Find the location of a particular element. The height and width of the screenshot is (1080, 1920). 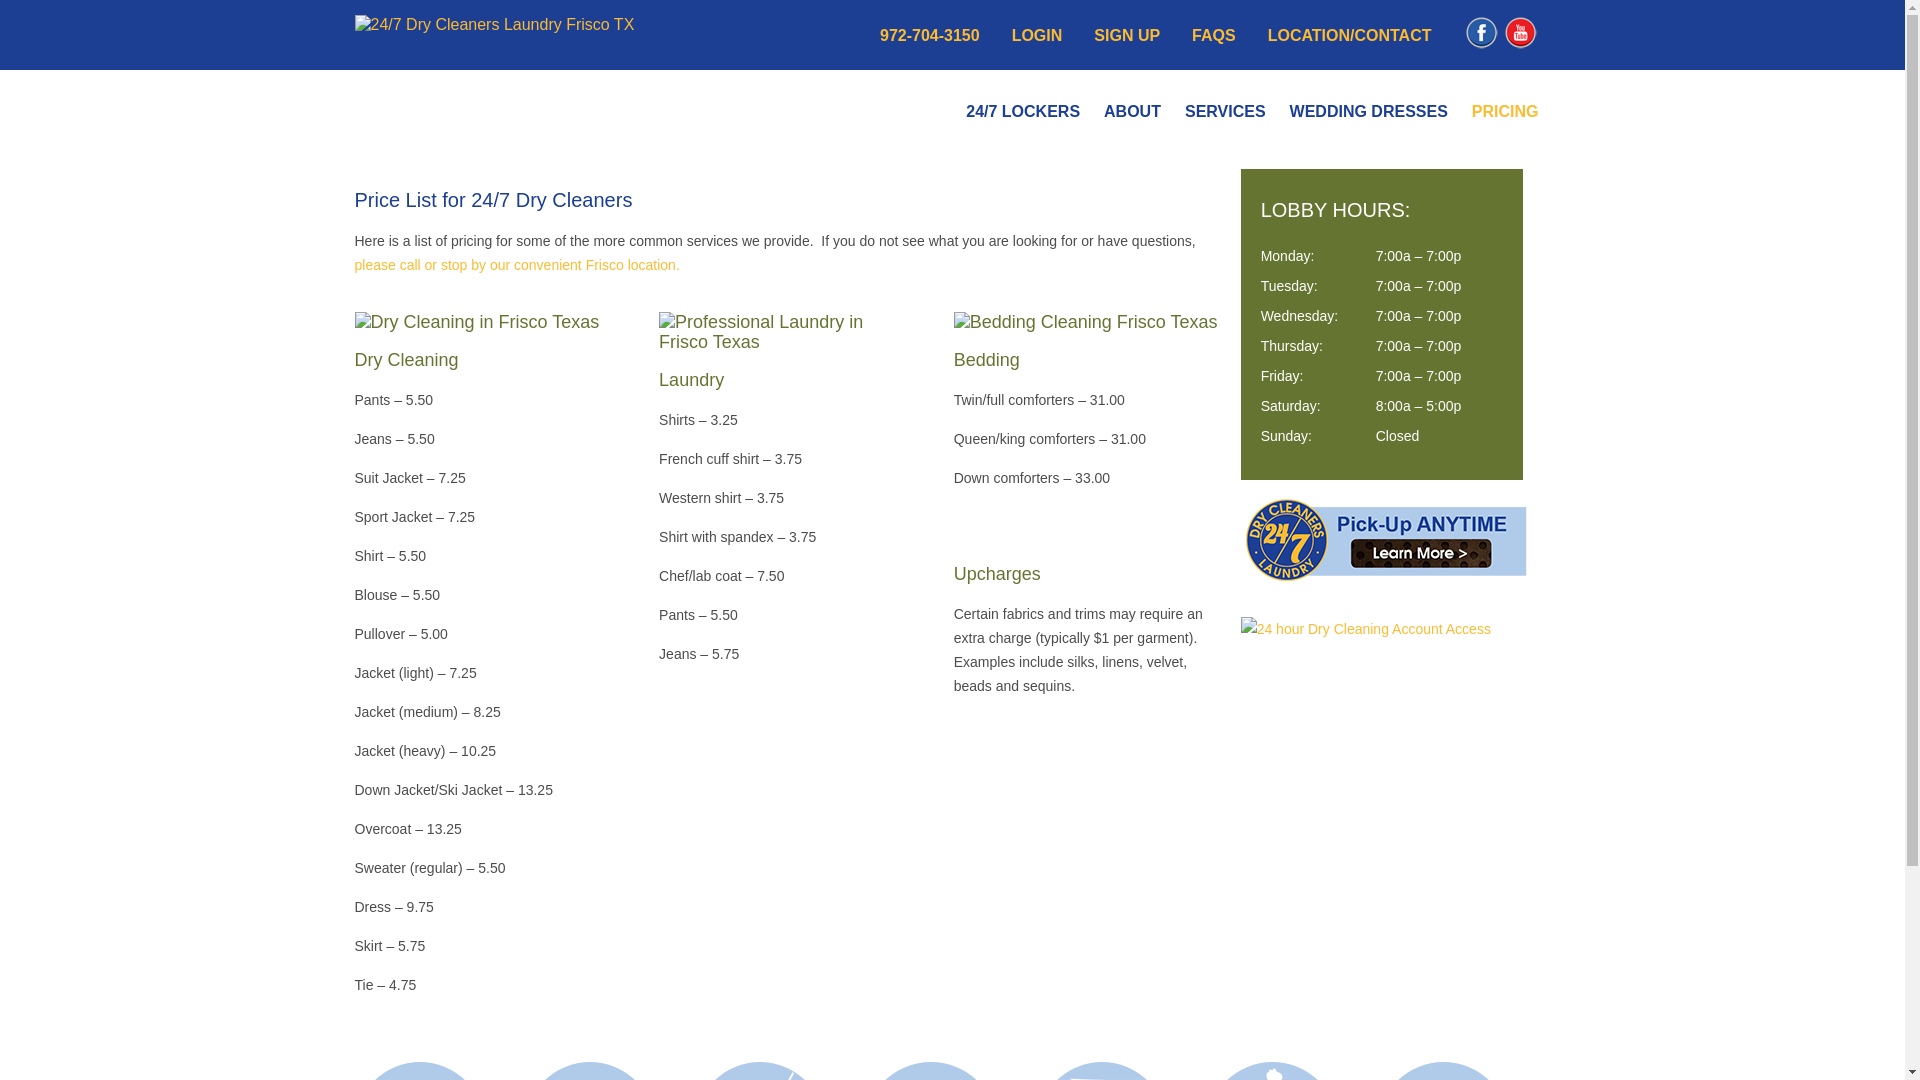

'LOGIN' is located at coordinates (1012, 35).